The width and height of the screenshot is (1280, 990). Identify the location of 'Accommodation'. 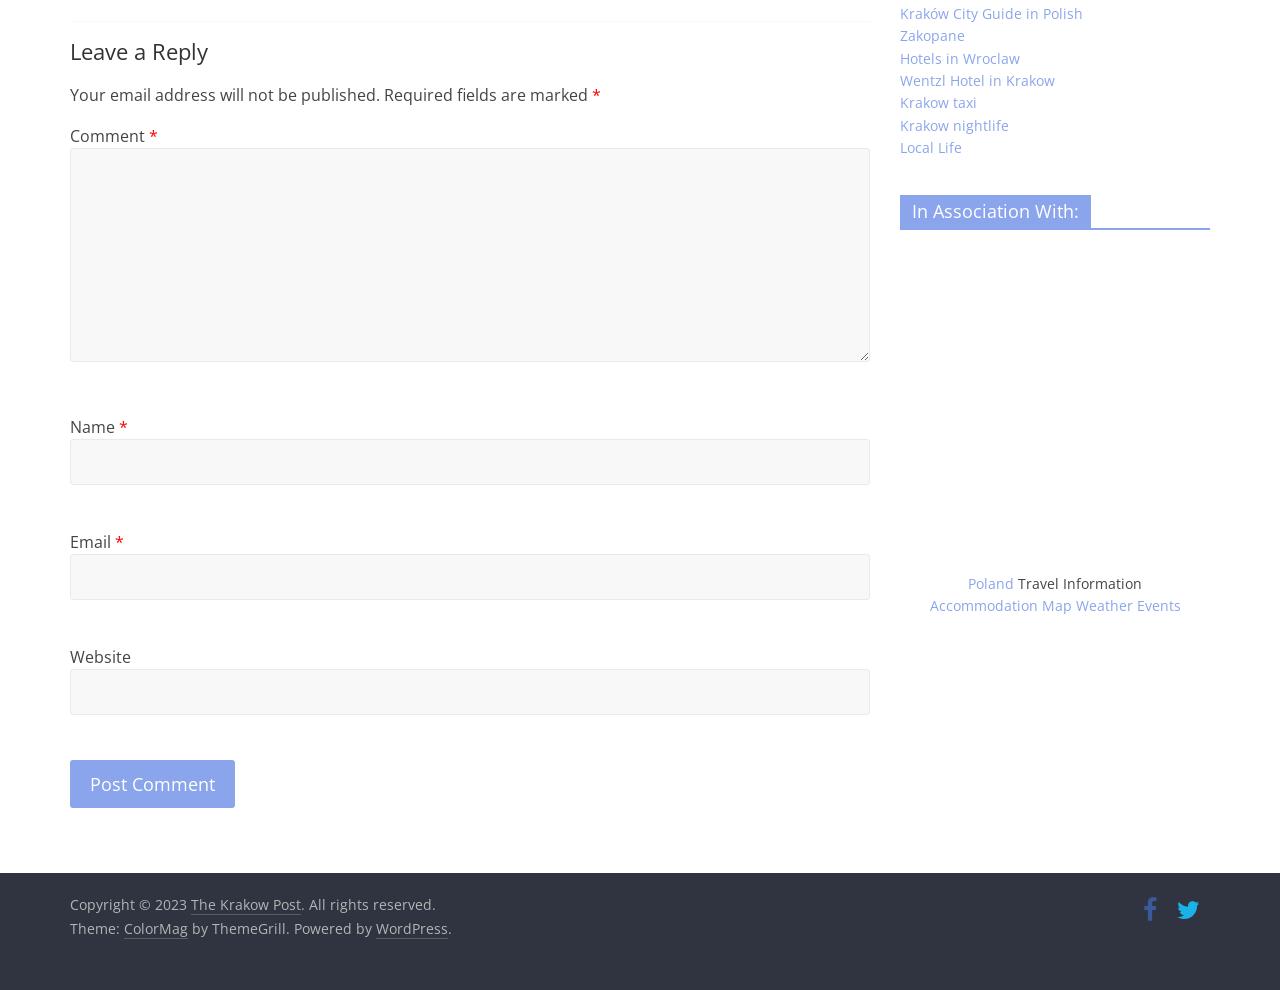
(984, 604).